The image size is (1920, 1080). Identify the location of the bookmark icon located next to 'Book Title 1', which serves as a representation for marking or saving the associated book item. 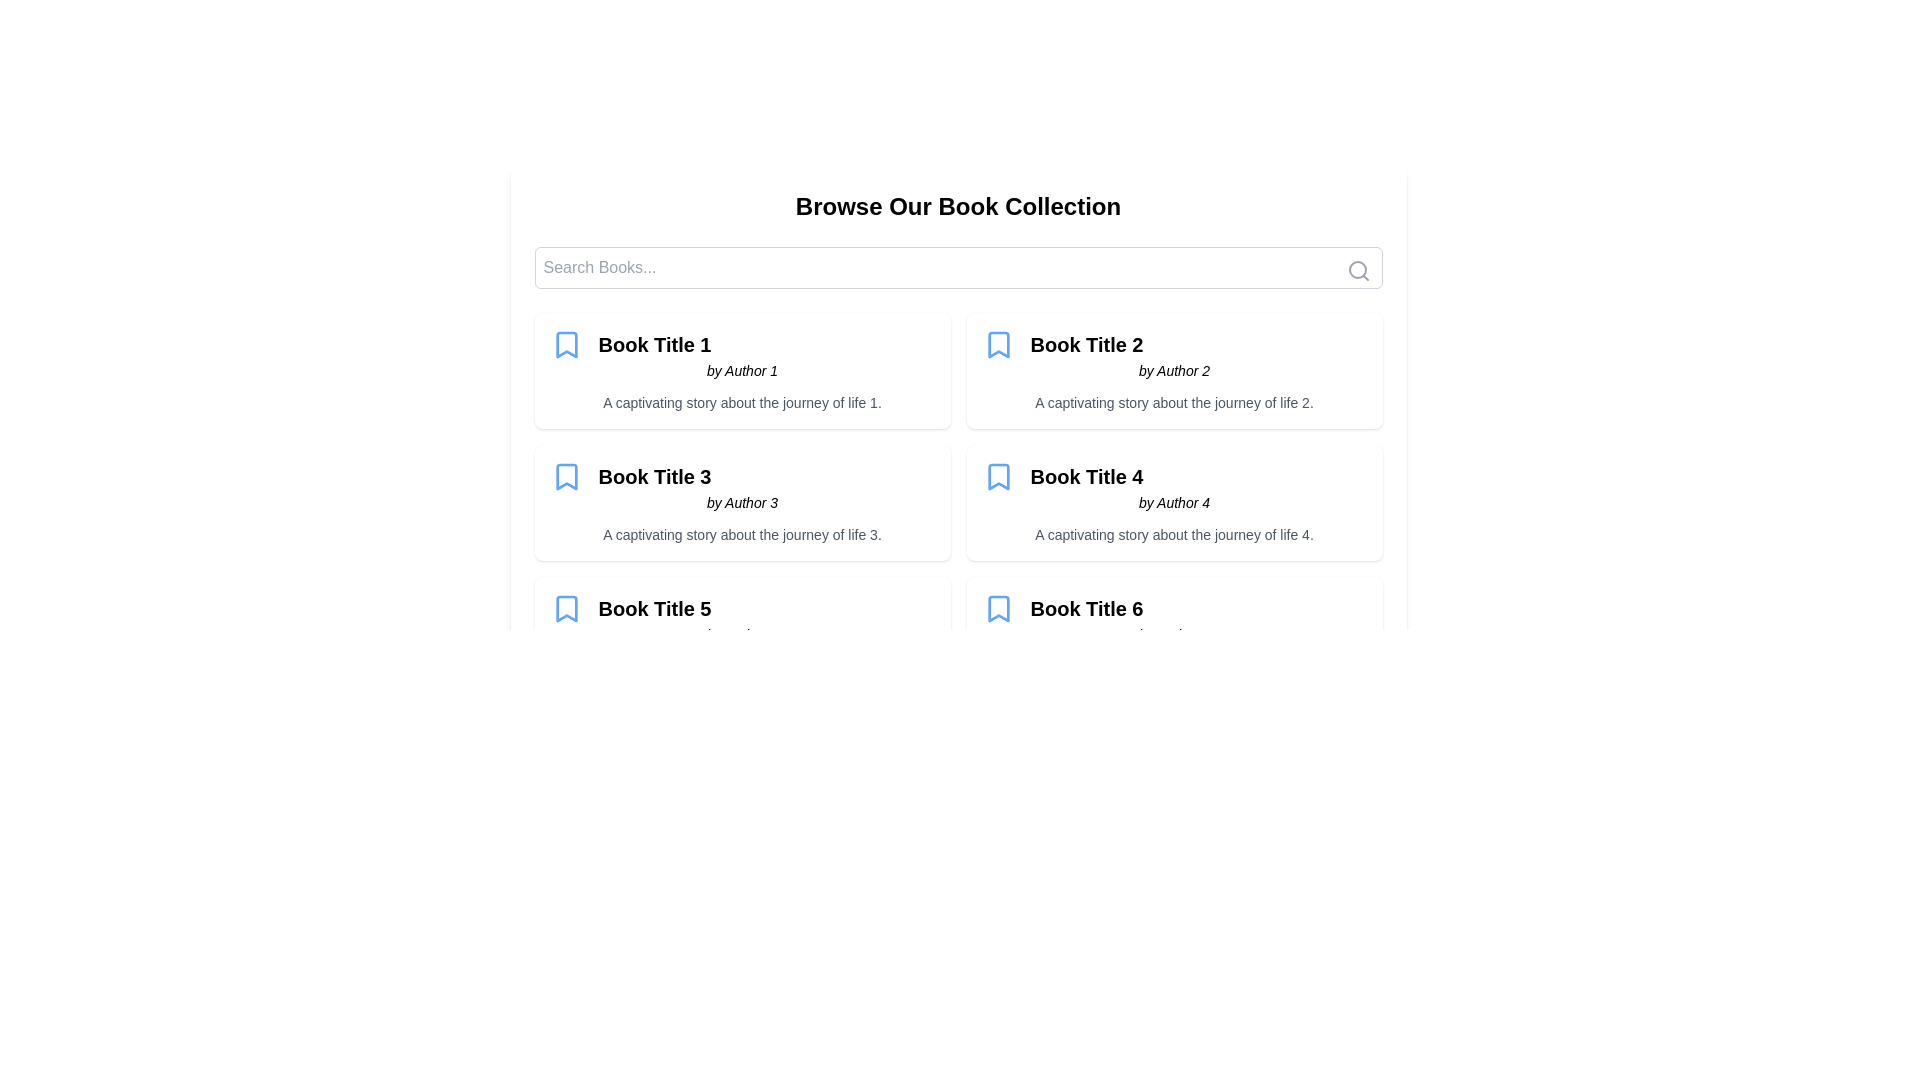
(565, 343).